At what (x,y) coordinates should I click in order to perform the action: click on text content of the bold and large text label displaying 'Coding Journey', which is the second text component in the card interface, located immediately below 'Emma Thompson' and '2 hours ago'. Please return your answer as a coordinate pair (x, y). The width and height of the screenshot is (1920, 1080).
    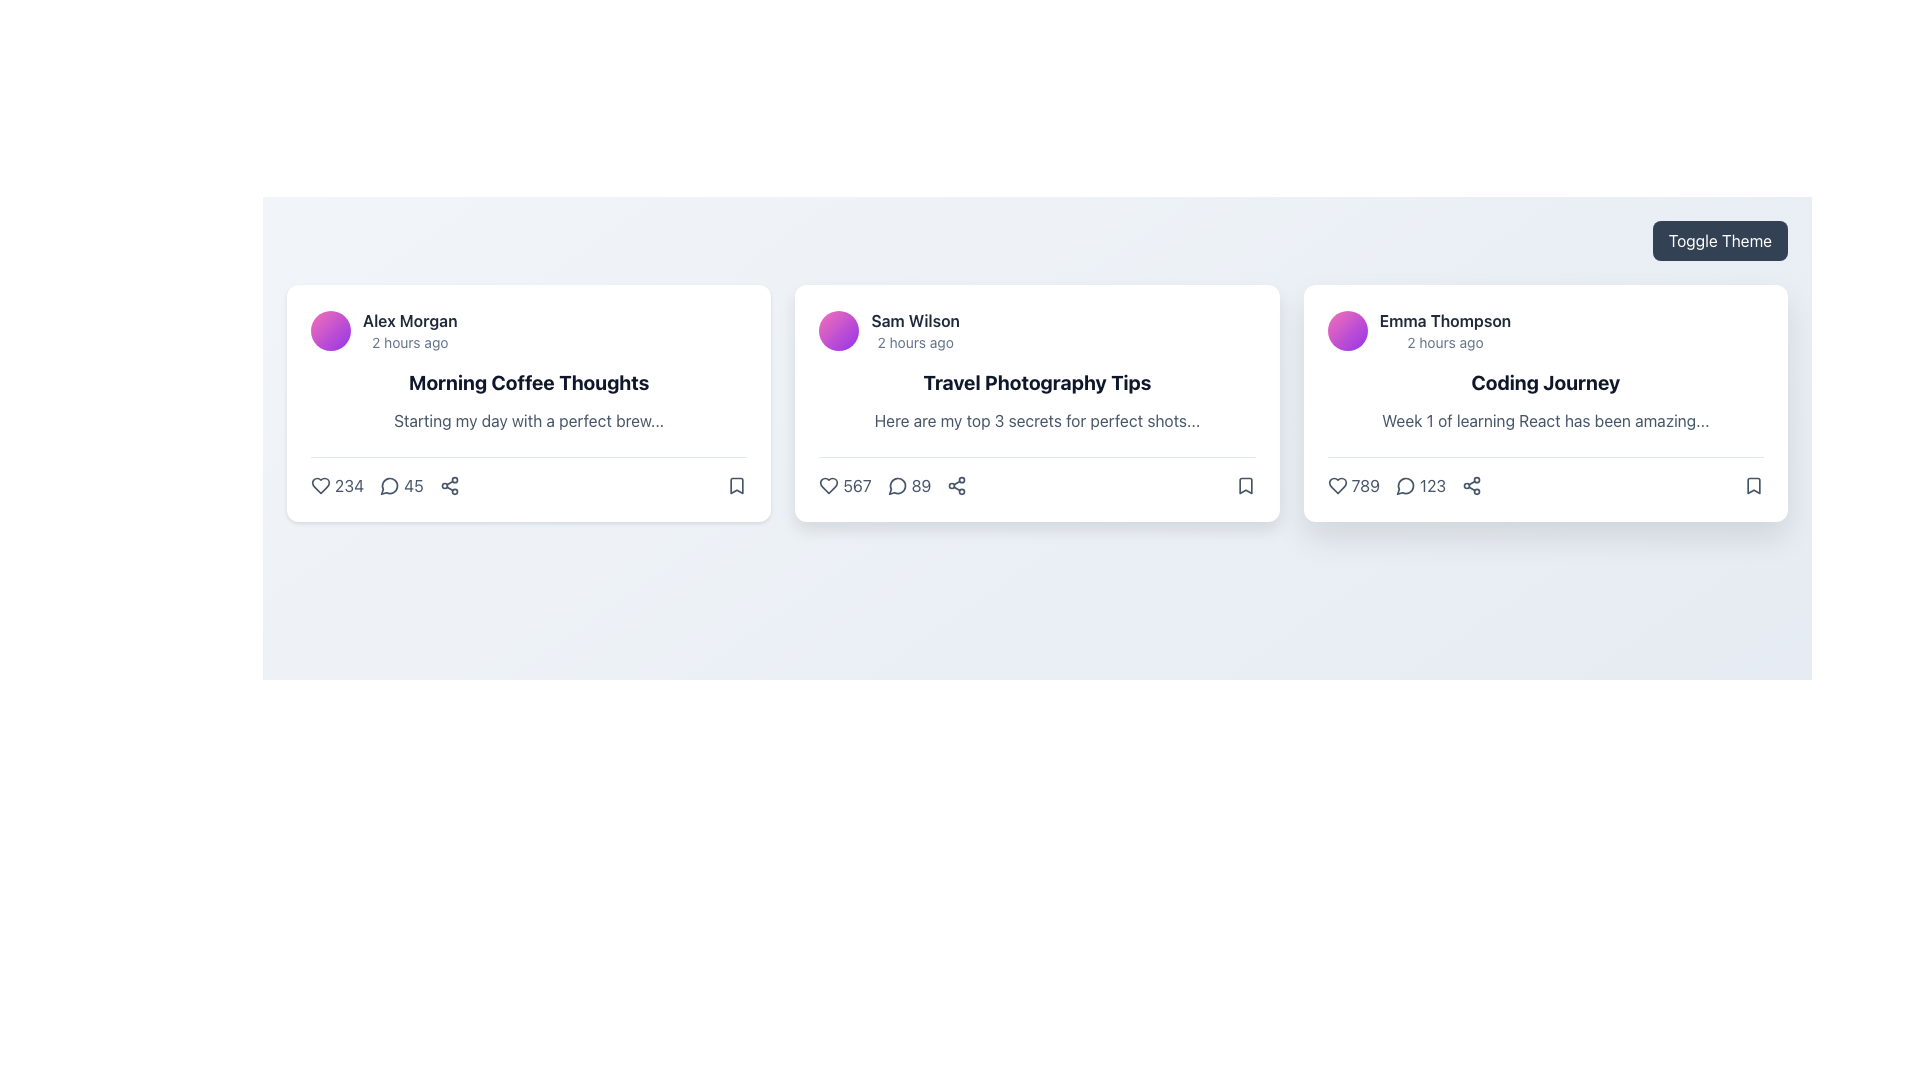
    Looking at the image, I should click on (1544, 382).